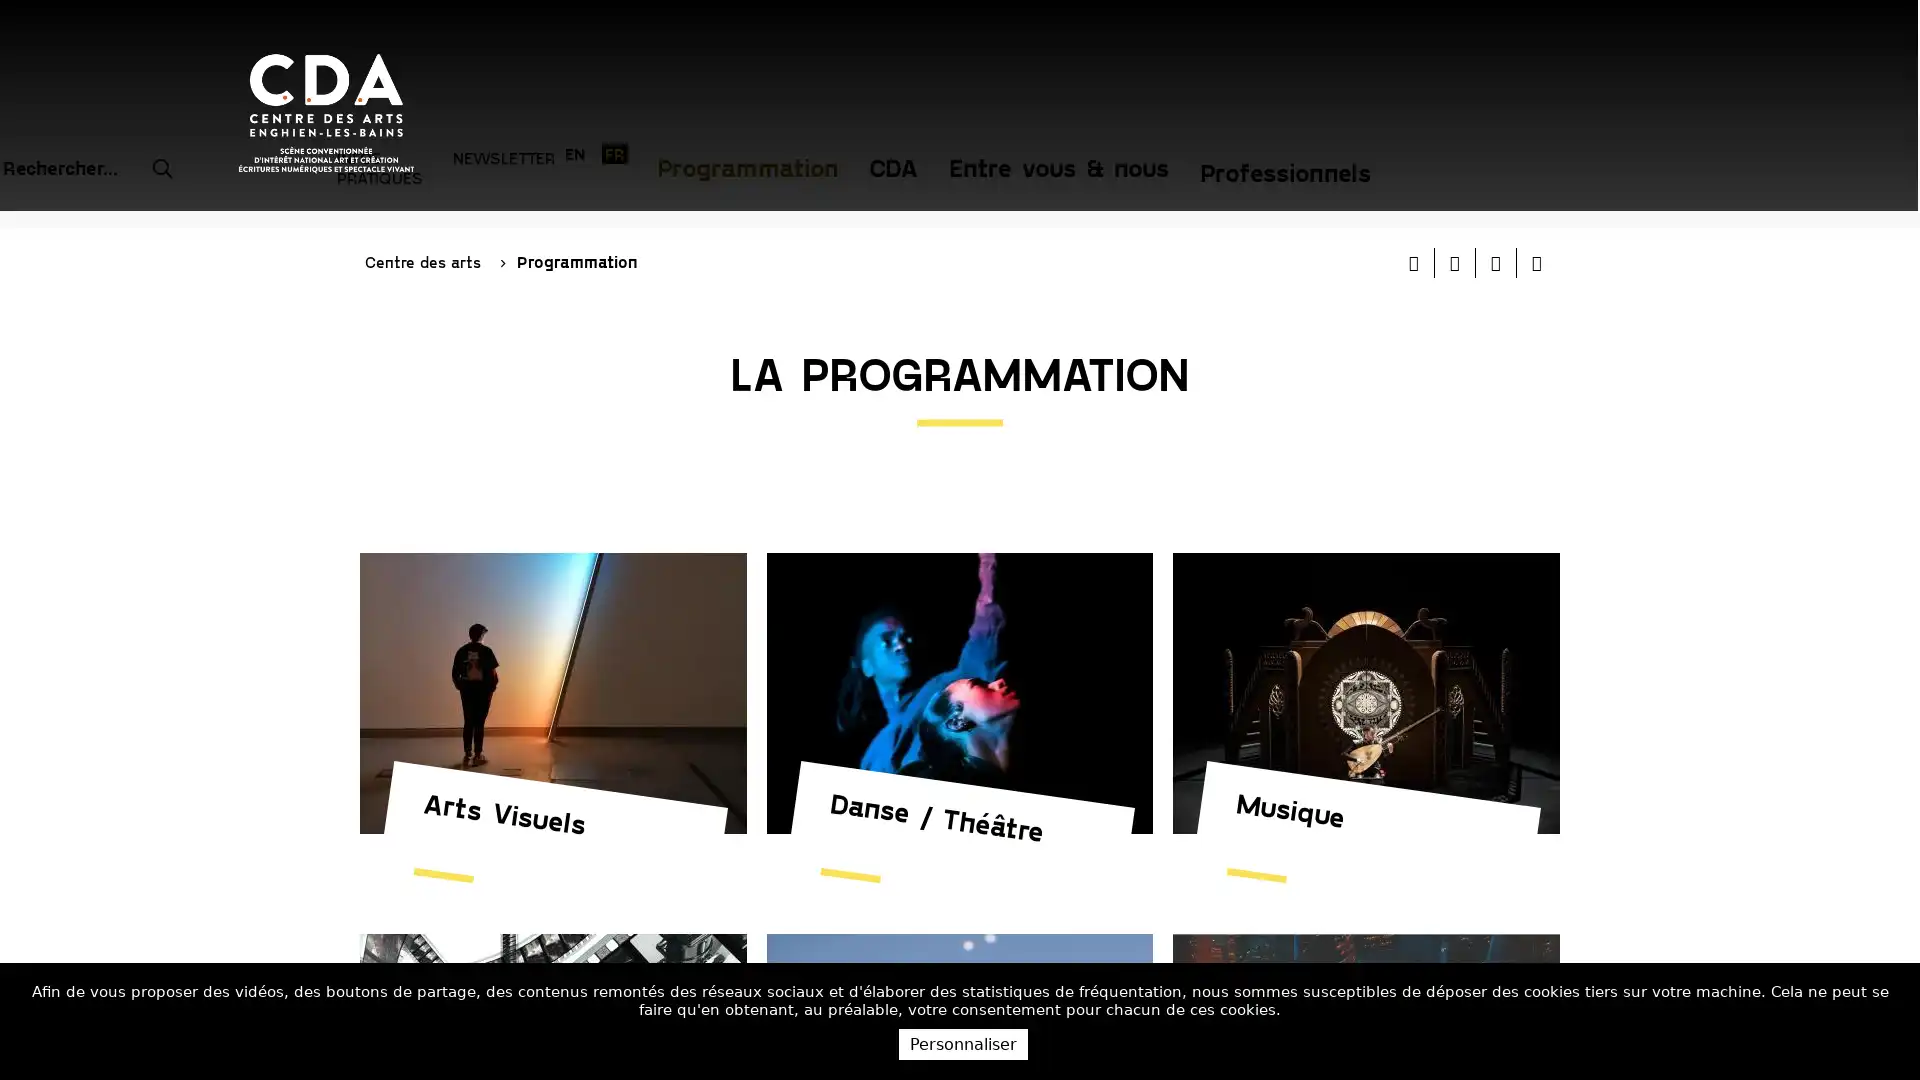  I want to click on Imprimer cette page, so click(1413, 196).